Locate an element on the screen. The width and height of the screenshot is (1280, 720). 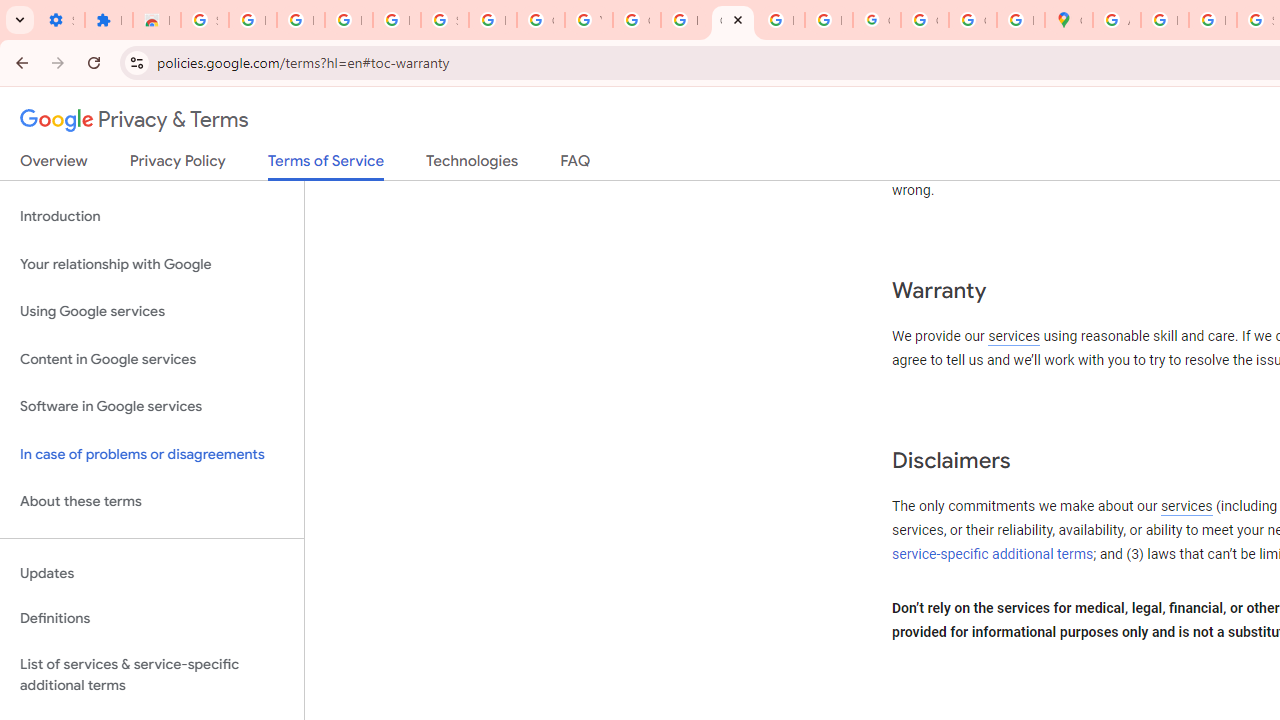
'YouTube' is located at coordinates (587, 20).